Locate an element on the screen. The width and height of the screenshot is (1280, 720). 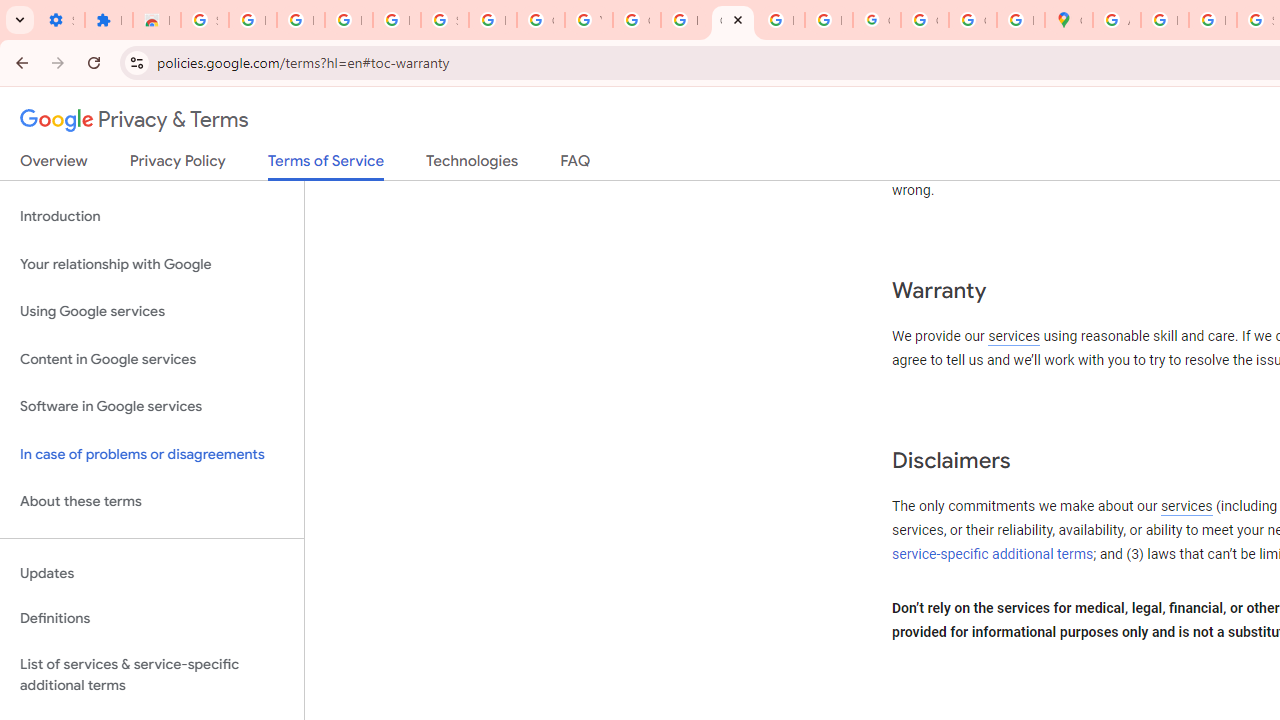
'YouTube' is located at coordinates (587, 20).